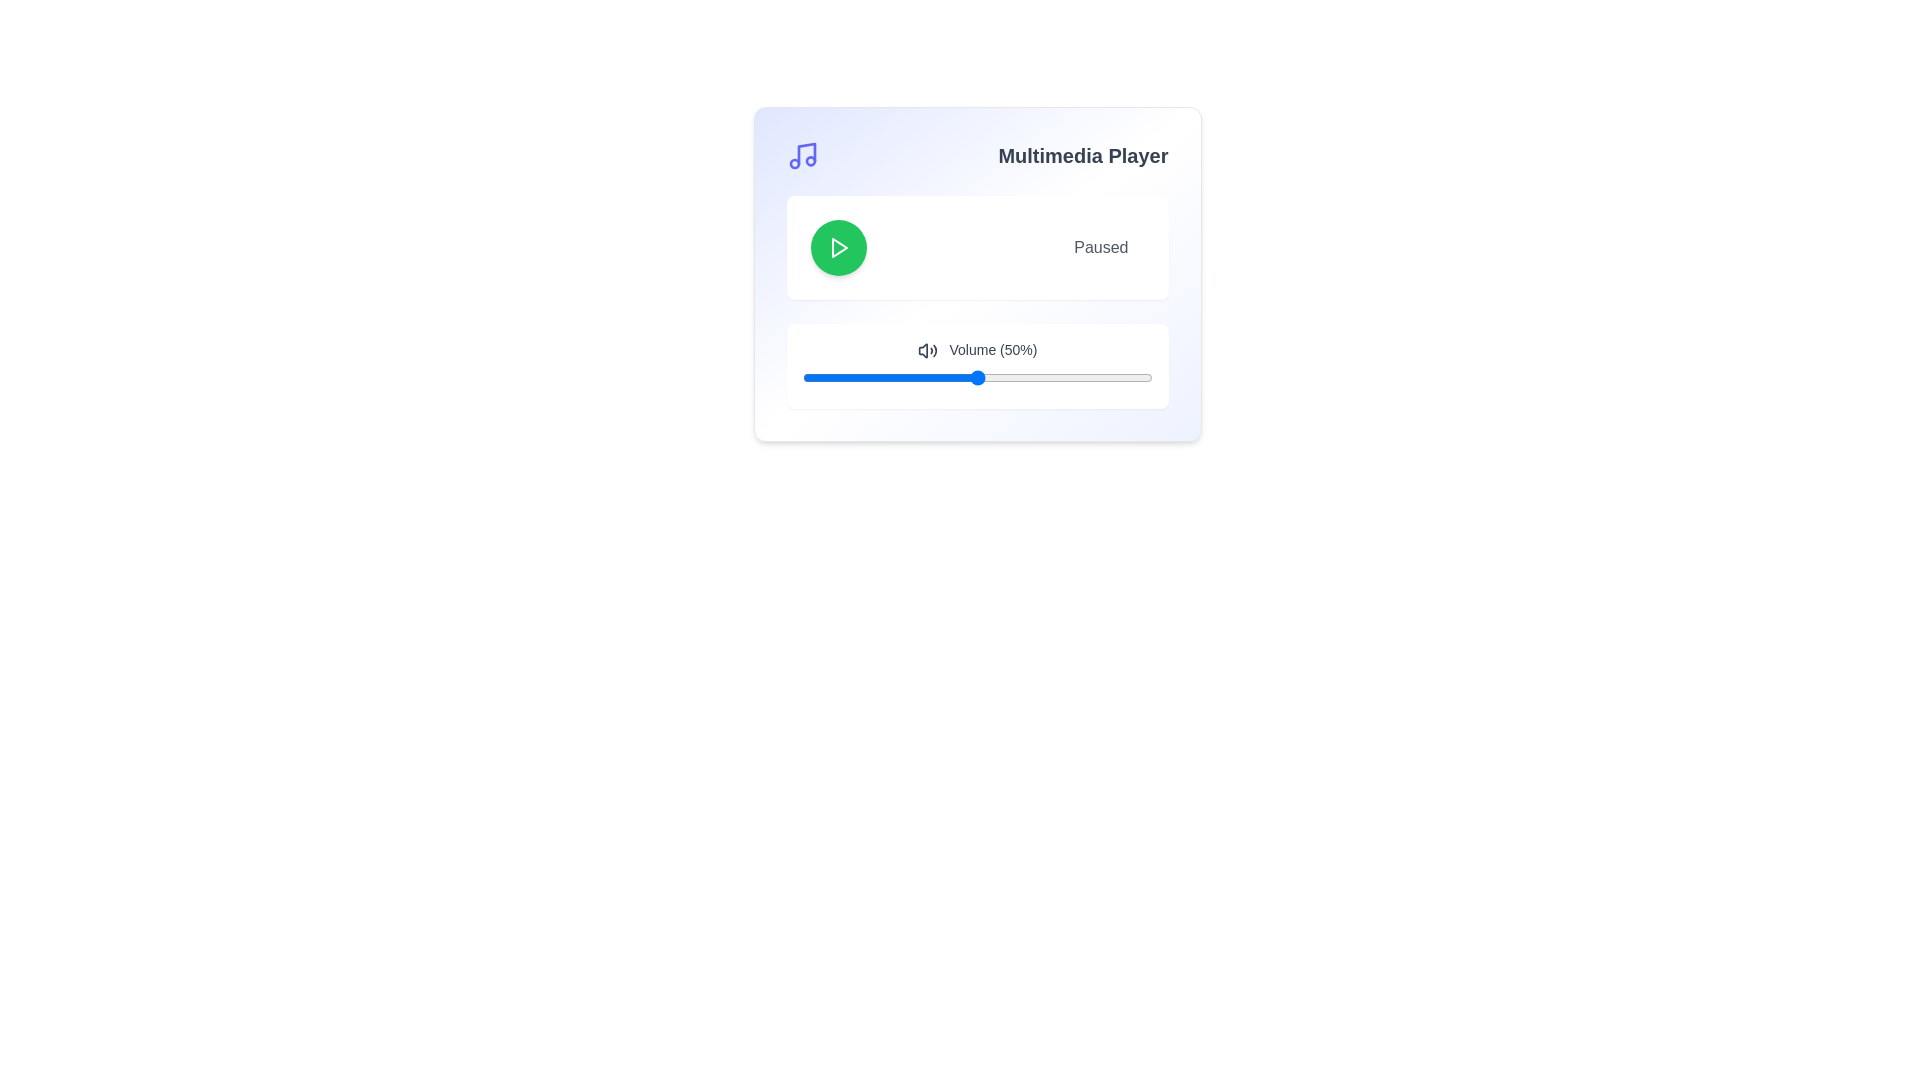 The height and width of the screenshot is (1080, 1920). I want to click on volume, so click(941, 378).